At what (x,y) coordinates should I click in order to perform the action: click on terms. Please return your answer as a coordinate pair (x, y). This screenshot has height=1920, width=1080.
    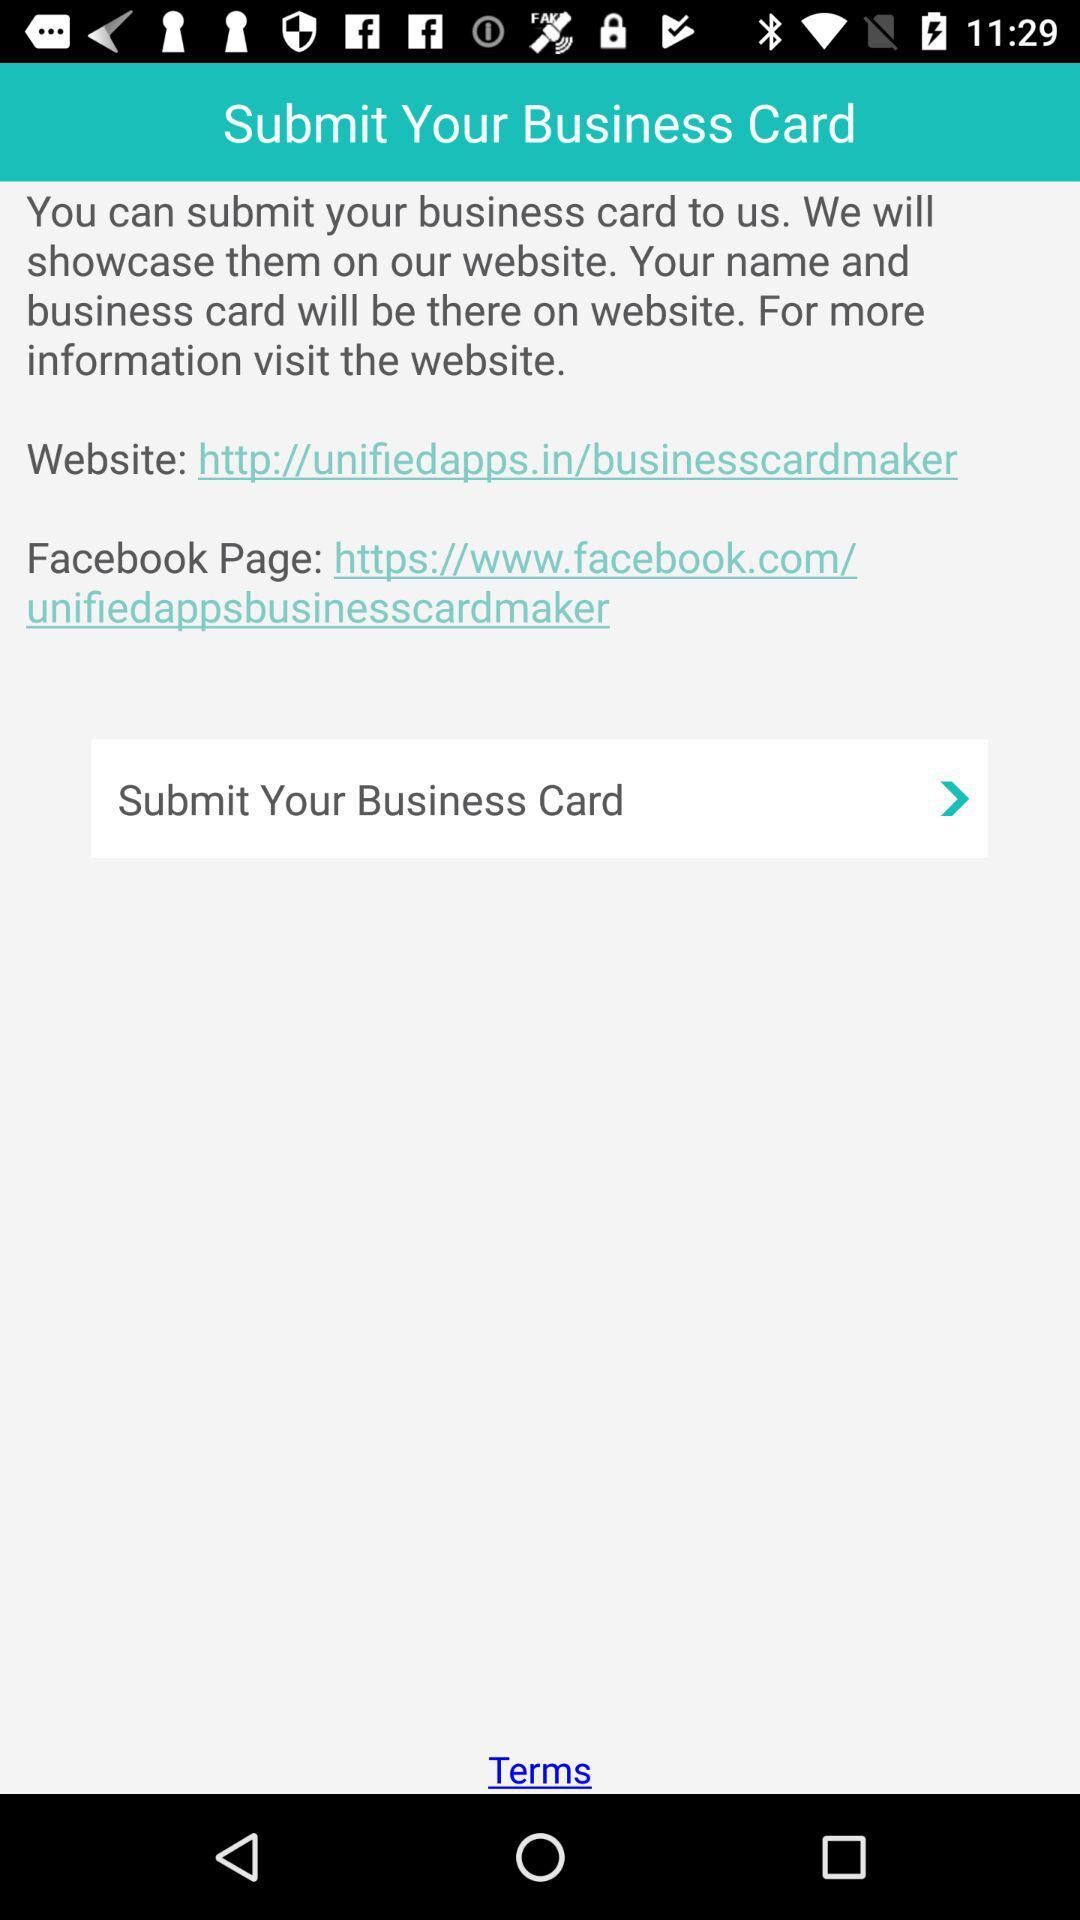
    Looking at the image, I should click on (540, 1769).